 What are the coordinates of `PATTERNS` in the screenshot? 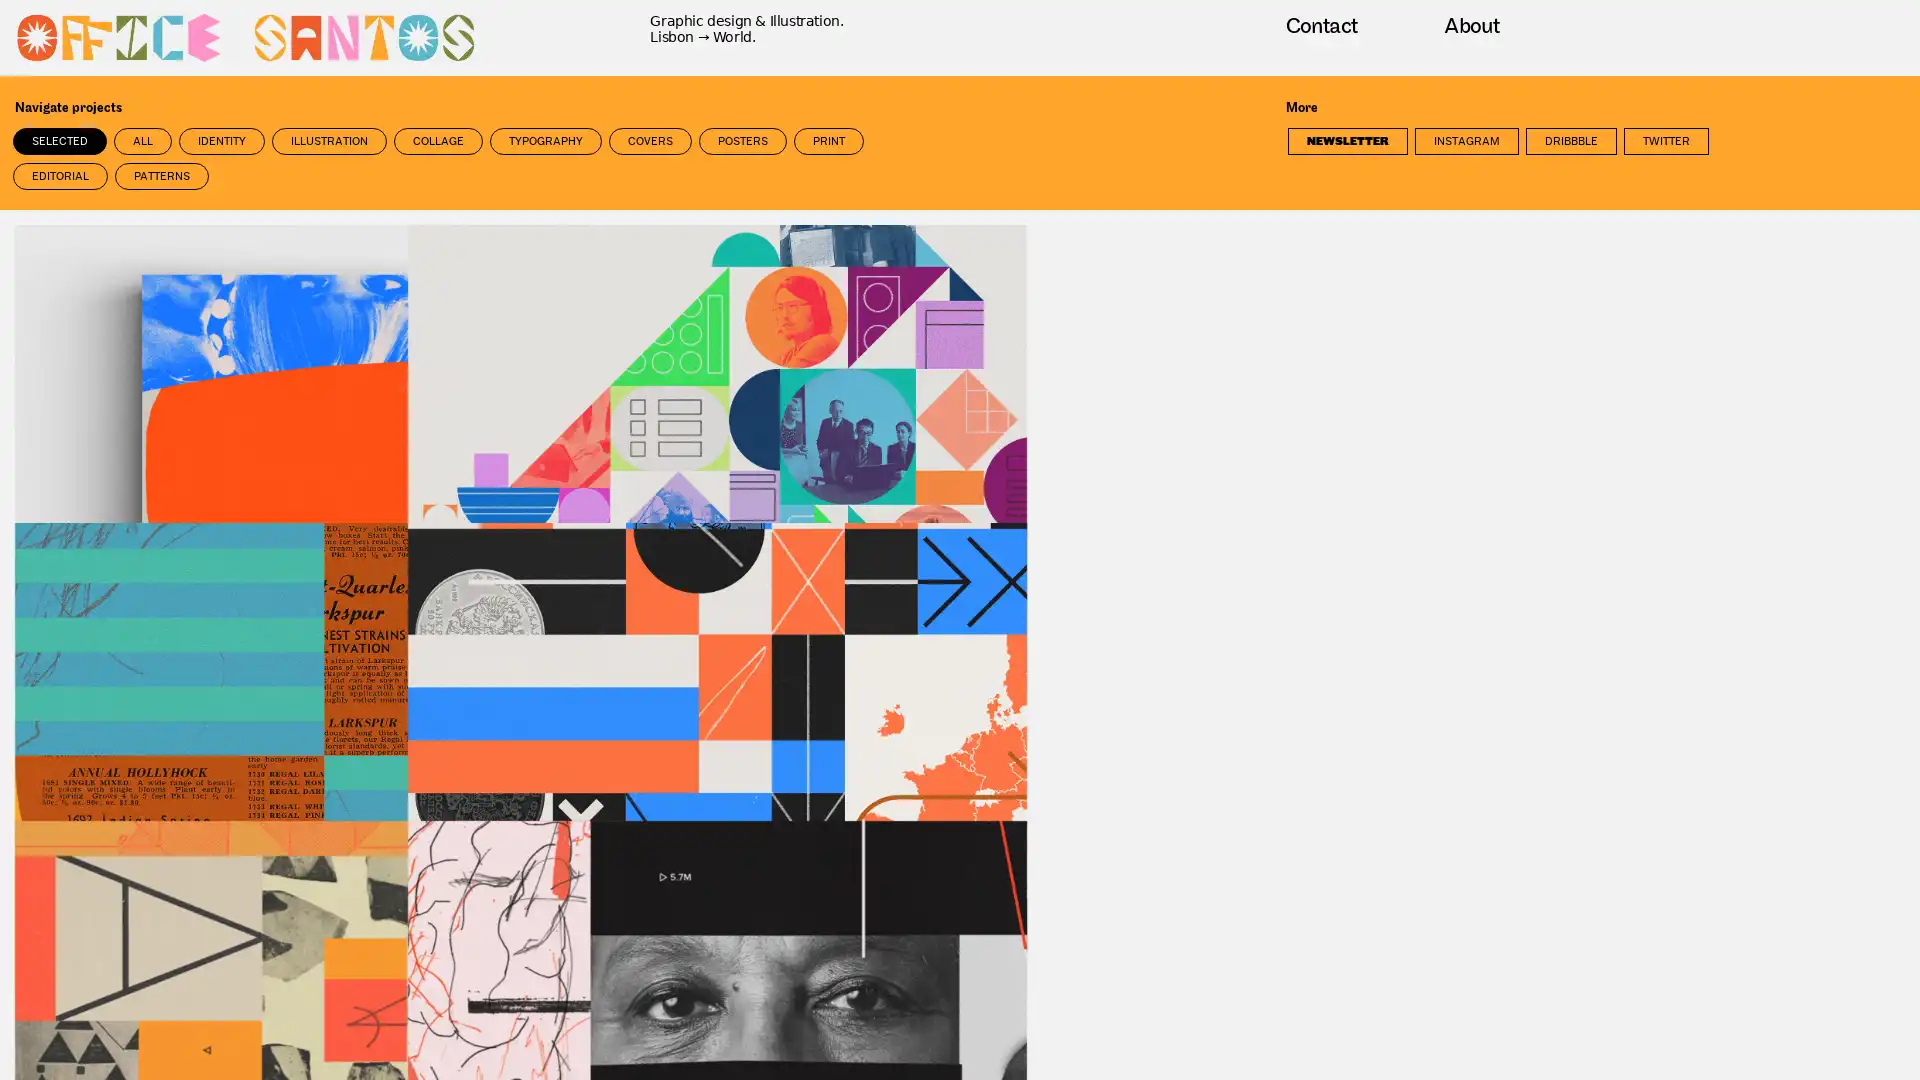 It's located at (162, 175).